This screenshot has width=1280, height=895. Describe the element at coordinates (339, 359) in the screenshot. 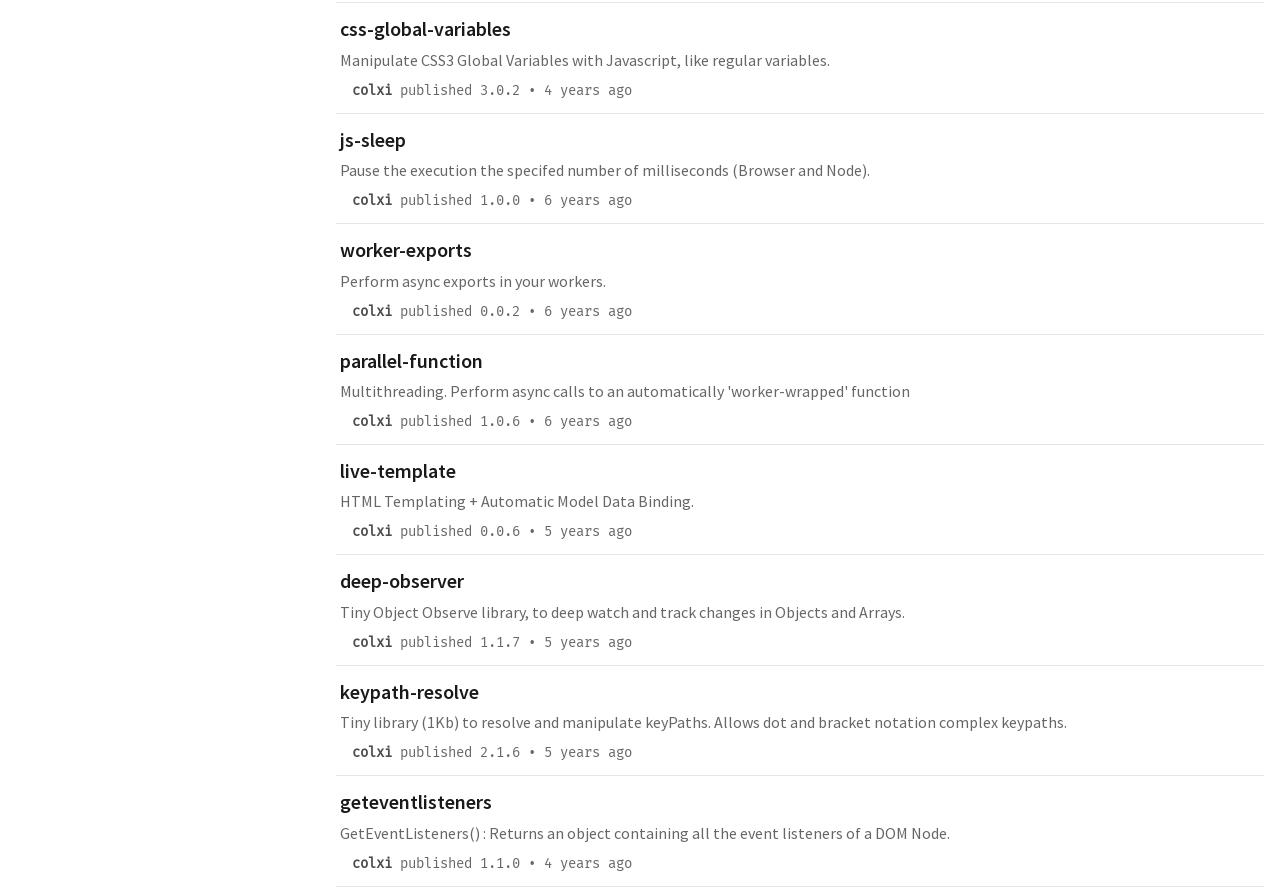

I see `'parallel-function'` at that location.